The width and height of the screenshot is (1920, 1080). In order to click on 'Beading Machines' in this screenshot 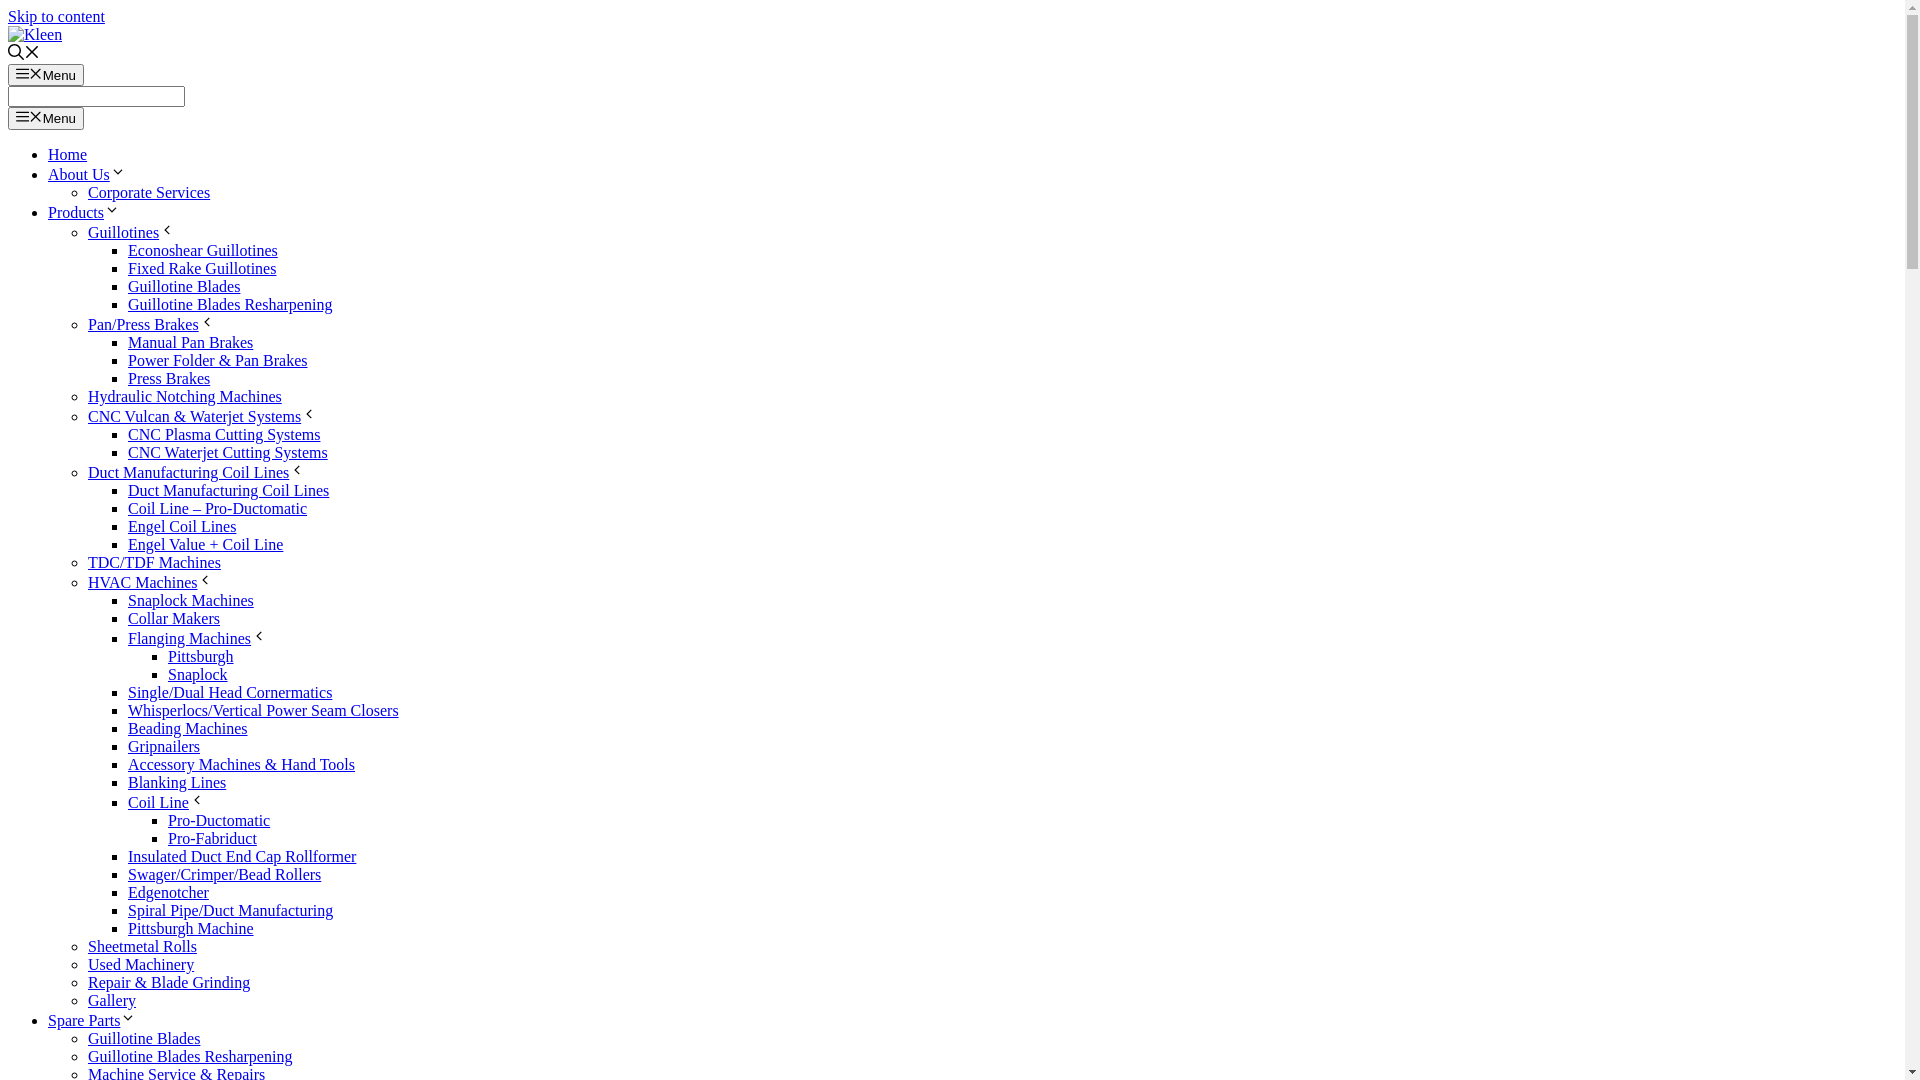, I will do `click(187, 728)`.